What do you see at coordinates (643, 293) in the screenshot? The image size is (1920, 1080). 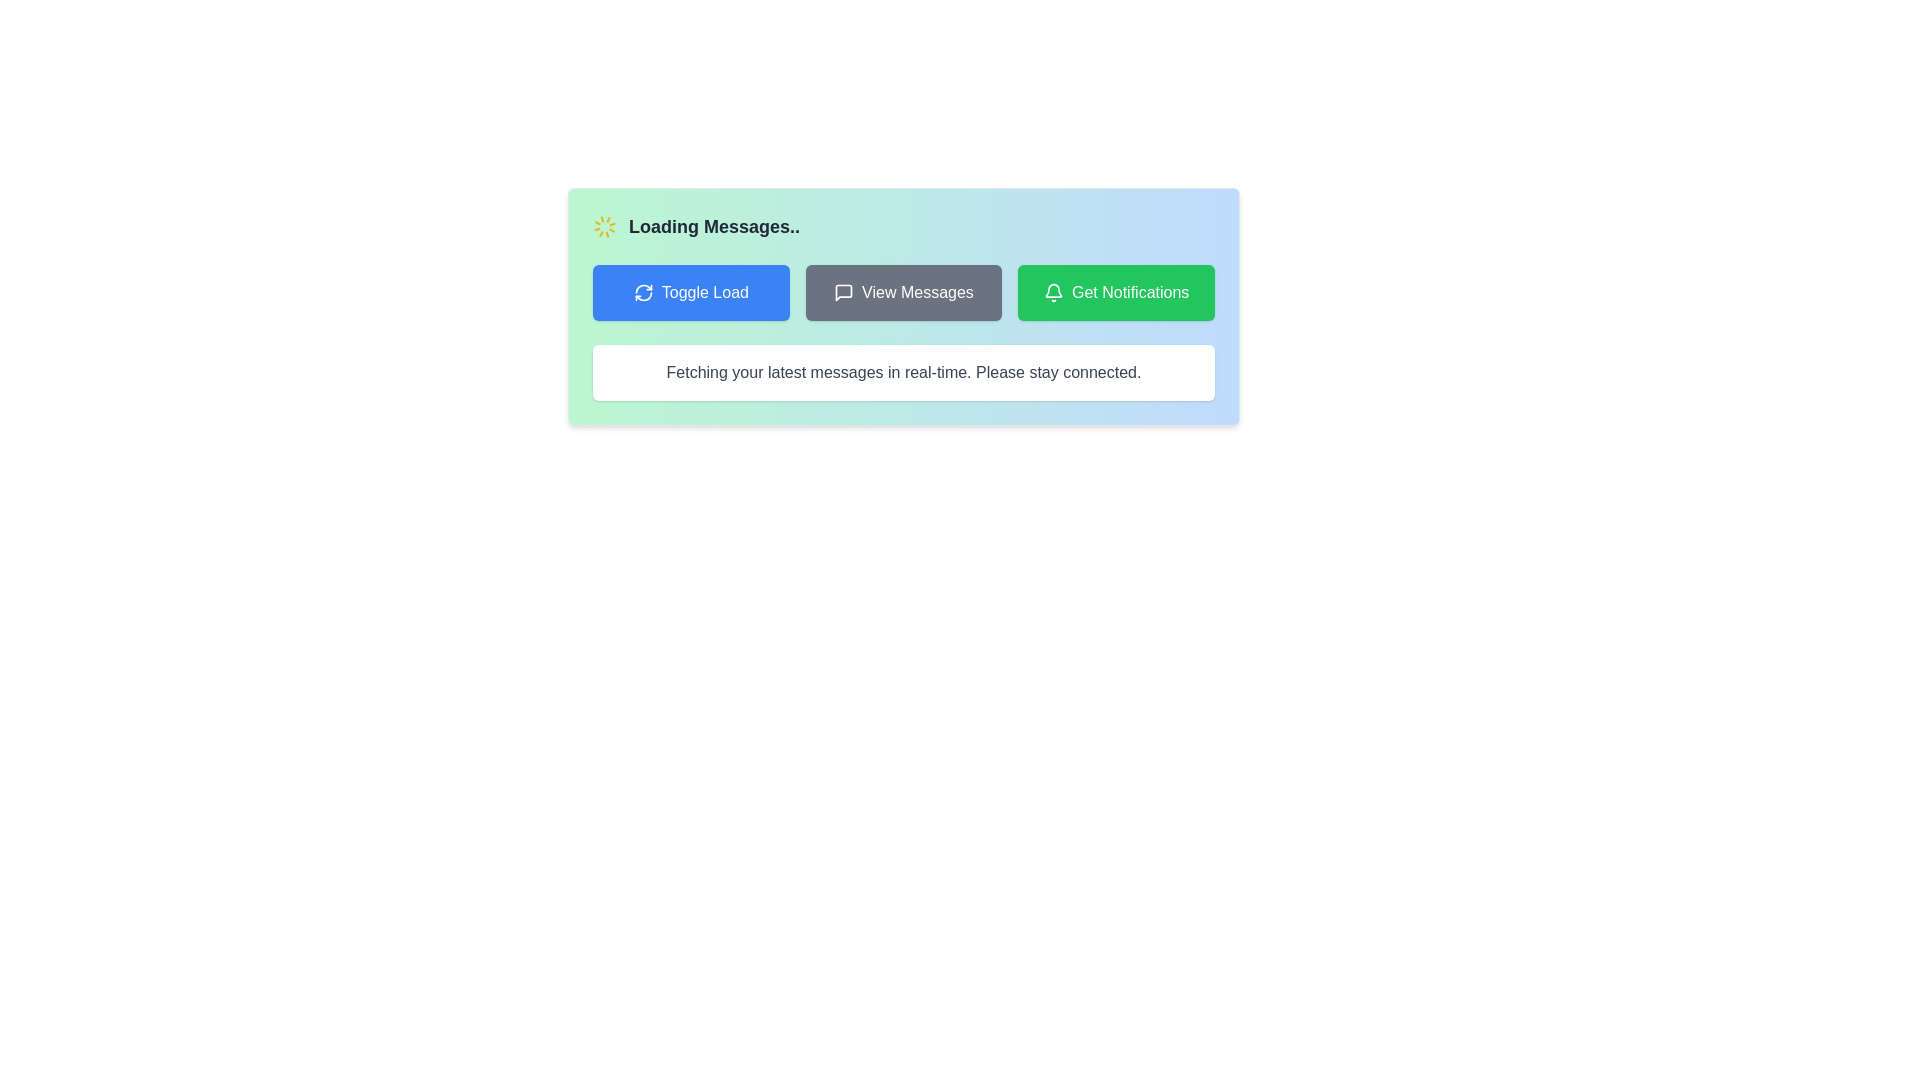 I see `the refresh icon (SVG) that is centered within the blue button labeled 'Toggle Load'` at bounding box center [643, 293].